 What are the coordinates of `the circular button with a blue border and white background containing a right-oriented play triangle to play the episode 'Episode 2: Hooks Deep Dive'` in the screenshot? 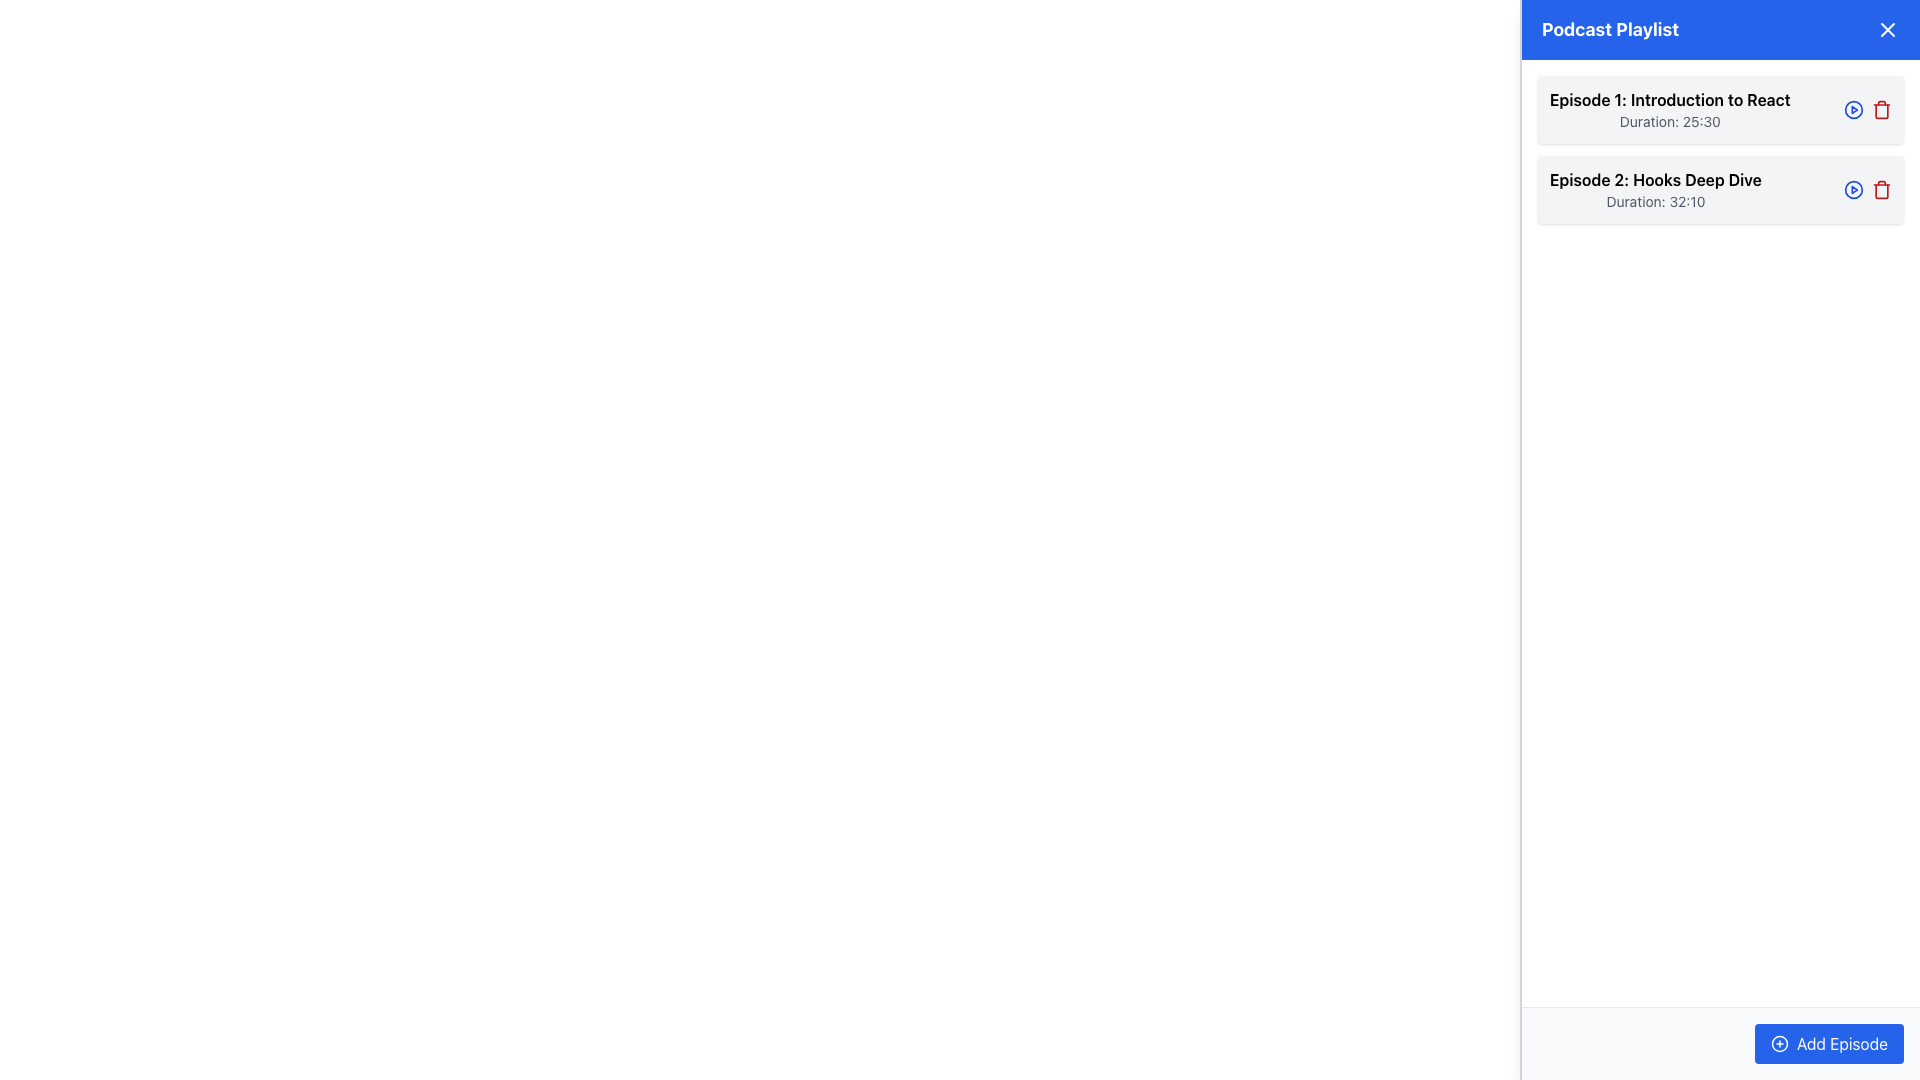 It's located at (1852, 189).